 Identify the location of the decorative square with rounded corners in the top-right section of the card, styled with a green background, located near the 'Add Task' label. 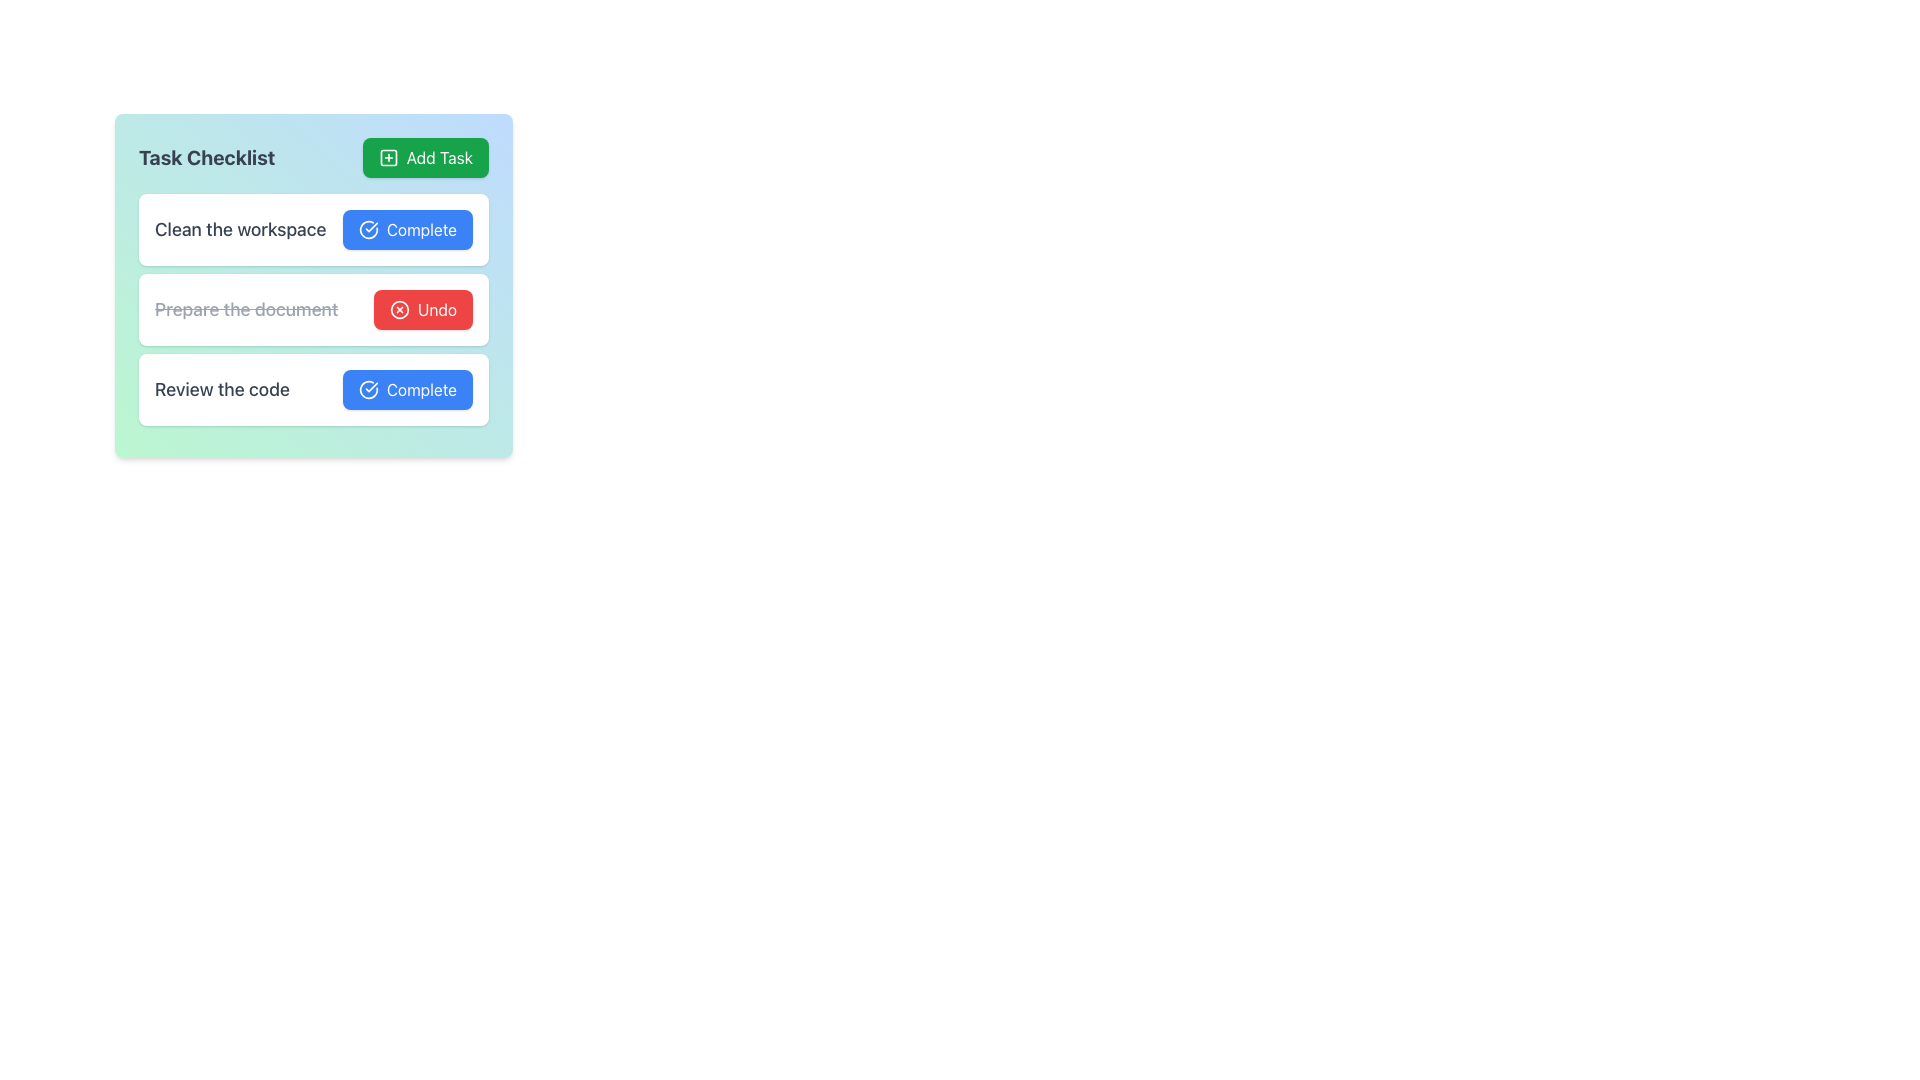
(388, 157).